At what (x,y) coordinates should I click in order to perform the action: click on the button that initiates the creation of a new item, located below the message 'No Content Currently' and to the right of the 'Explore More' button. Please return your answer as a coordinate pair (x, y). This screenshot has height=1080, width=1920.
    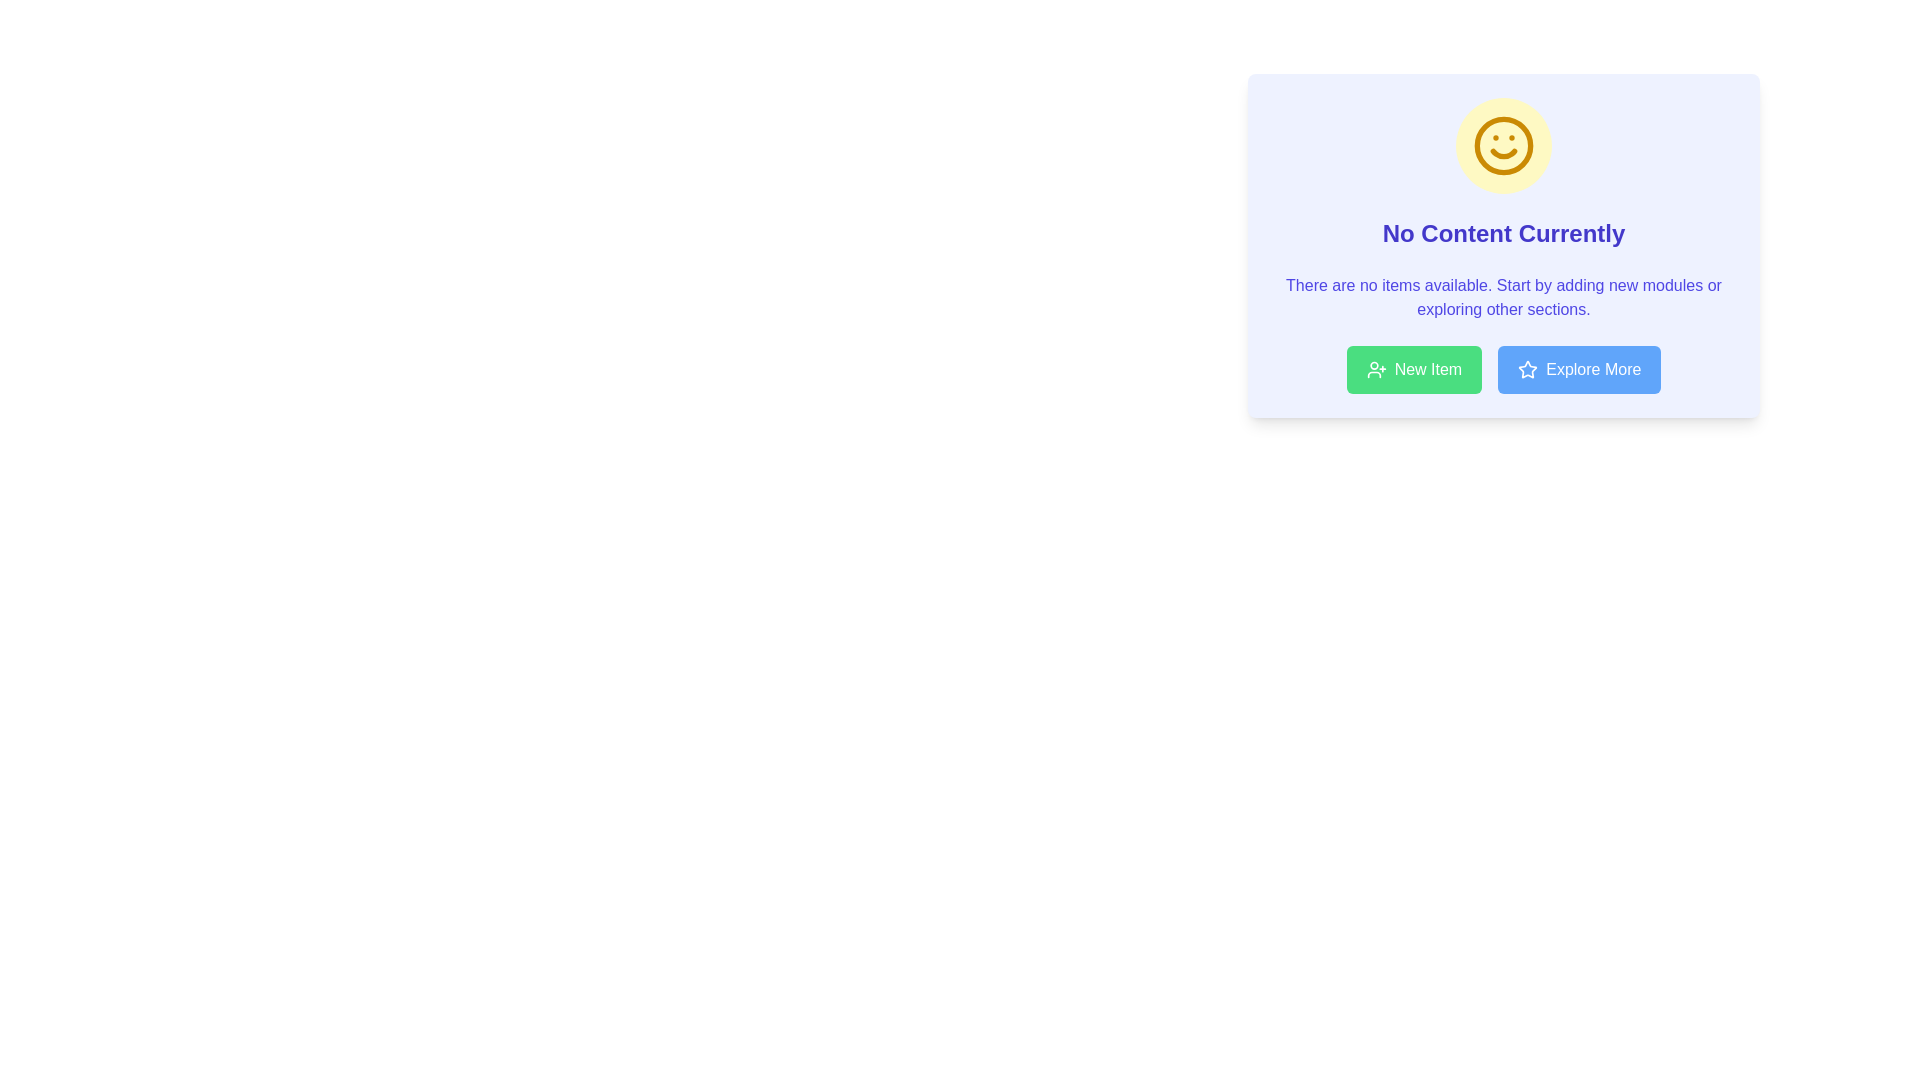
    Looking at the image, I should click on (1413, 370).